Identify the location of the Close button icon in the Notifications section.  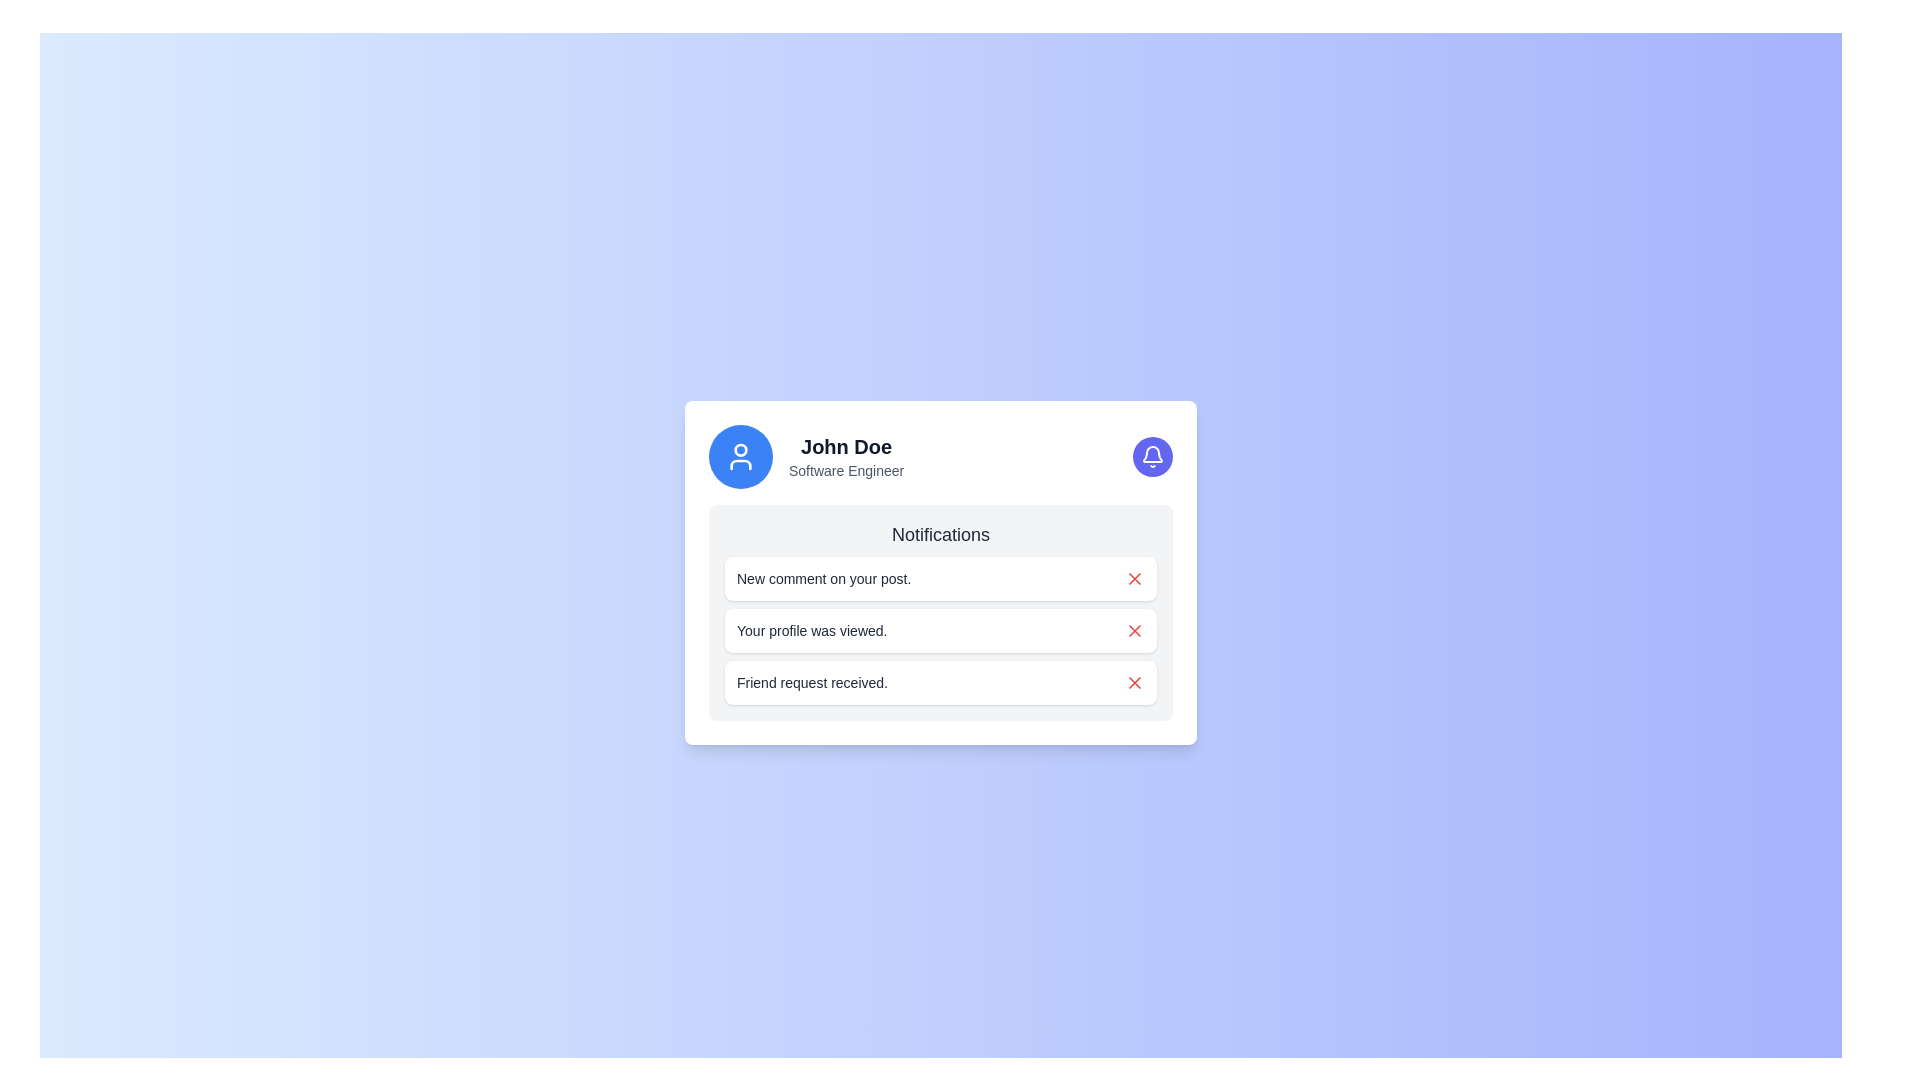
(1134, 681).